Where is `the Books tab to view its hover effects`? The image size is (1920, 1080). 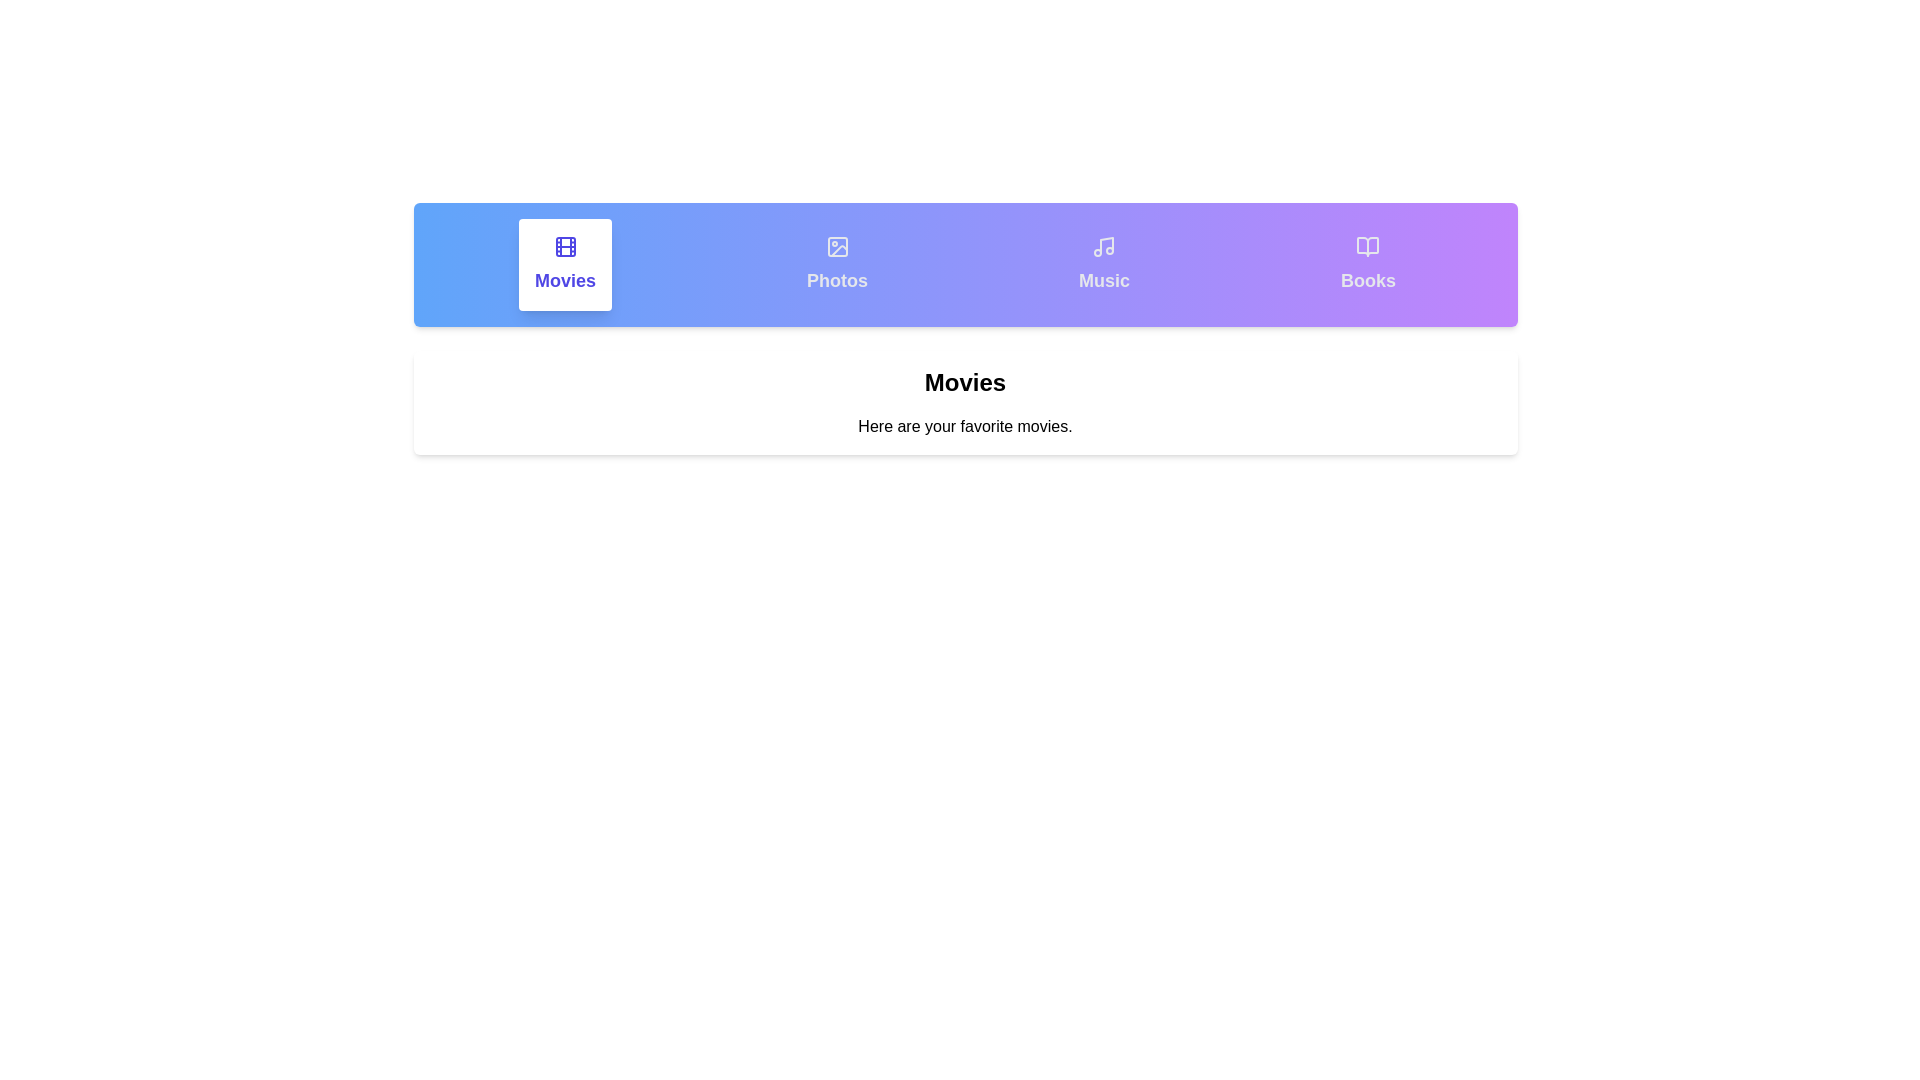
the Books tab to view its hover effects is located at coordinates (1367, 264).